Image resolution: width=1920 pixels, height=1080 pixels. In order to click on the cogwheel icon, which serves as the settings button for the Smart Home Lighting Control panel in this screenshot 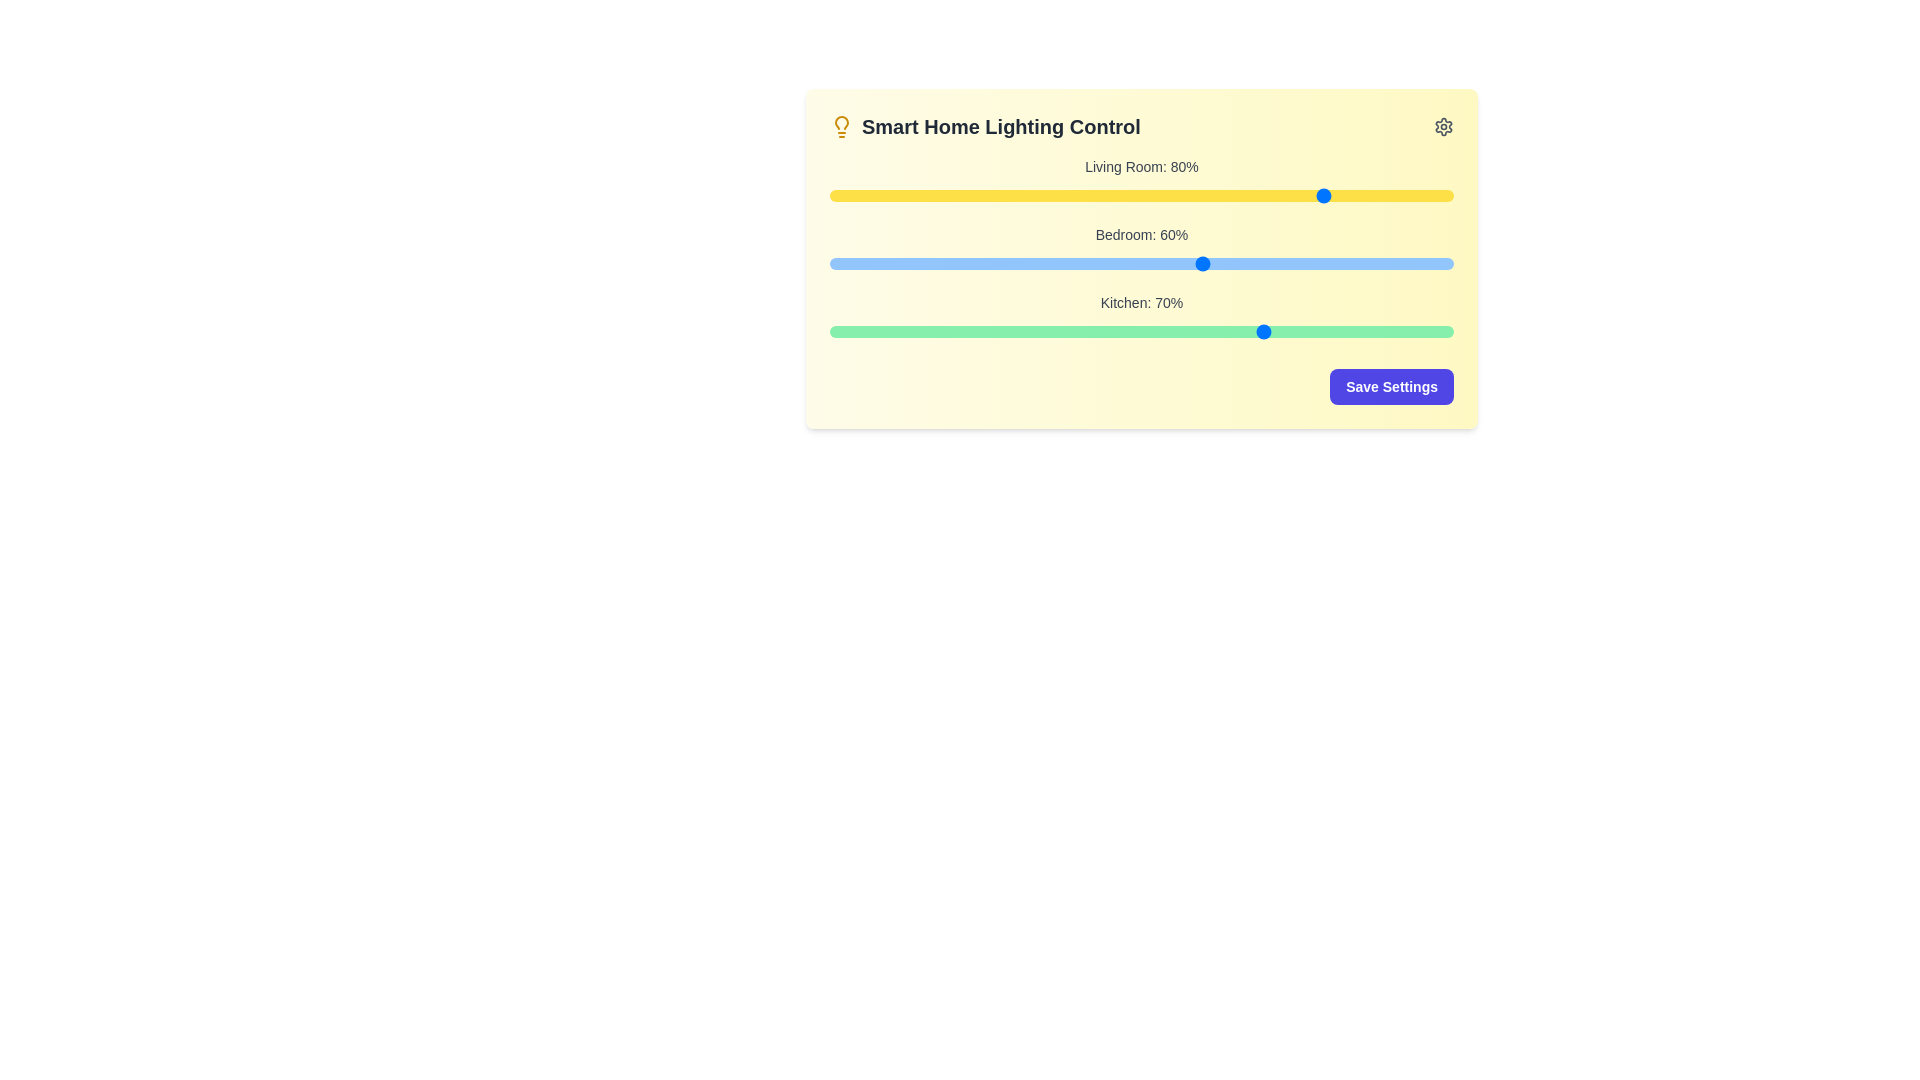, I will do `click(1444, 126)`.